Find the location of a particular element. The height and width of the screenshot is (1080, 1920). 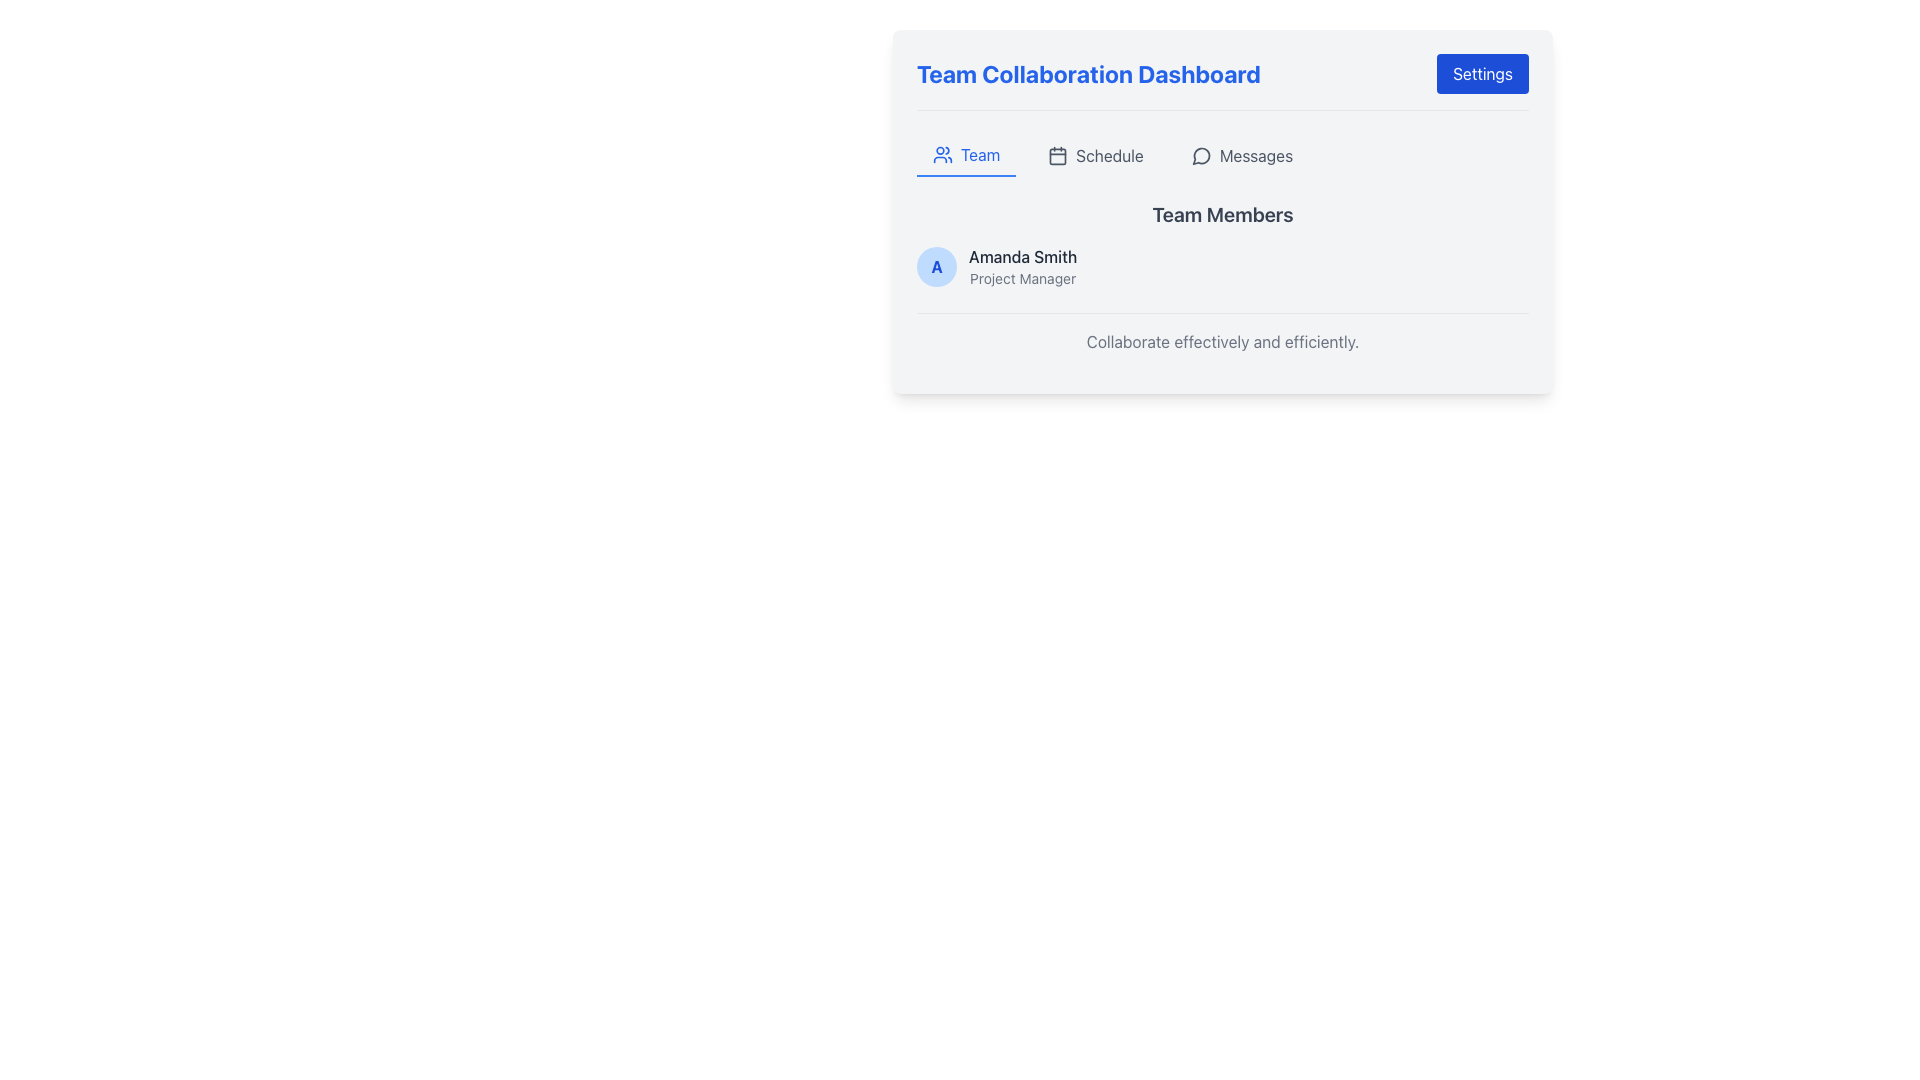

the text display labeled 'Amanda Smith', which is styled in bold and darker font, positioned above the role 'Project Manager' and to the right of the circular avatar icon with the letter 'A' is located at coordinates (1023, 256).